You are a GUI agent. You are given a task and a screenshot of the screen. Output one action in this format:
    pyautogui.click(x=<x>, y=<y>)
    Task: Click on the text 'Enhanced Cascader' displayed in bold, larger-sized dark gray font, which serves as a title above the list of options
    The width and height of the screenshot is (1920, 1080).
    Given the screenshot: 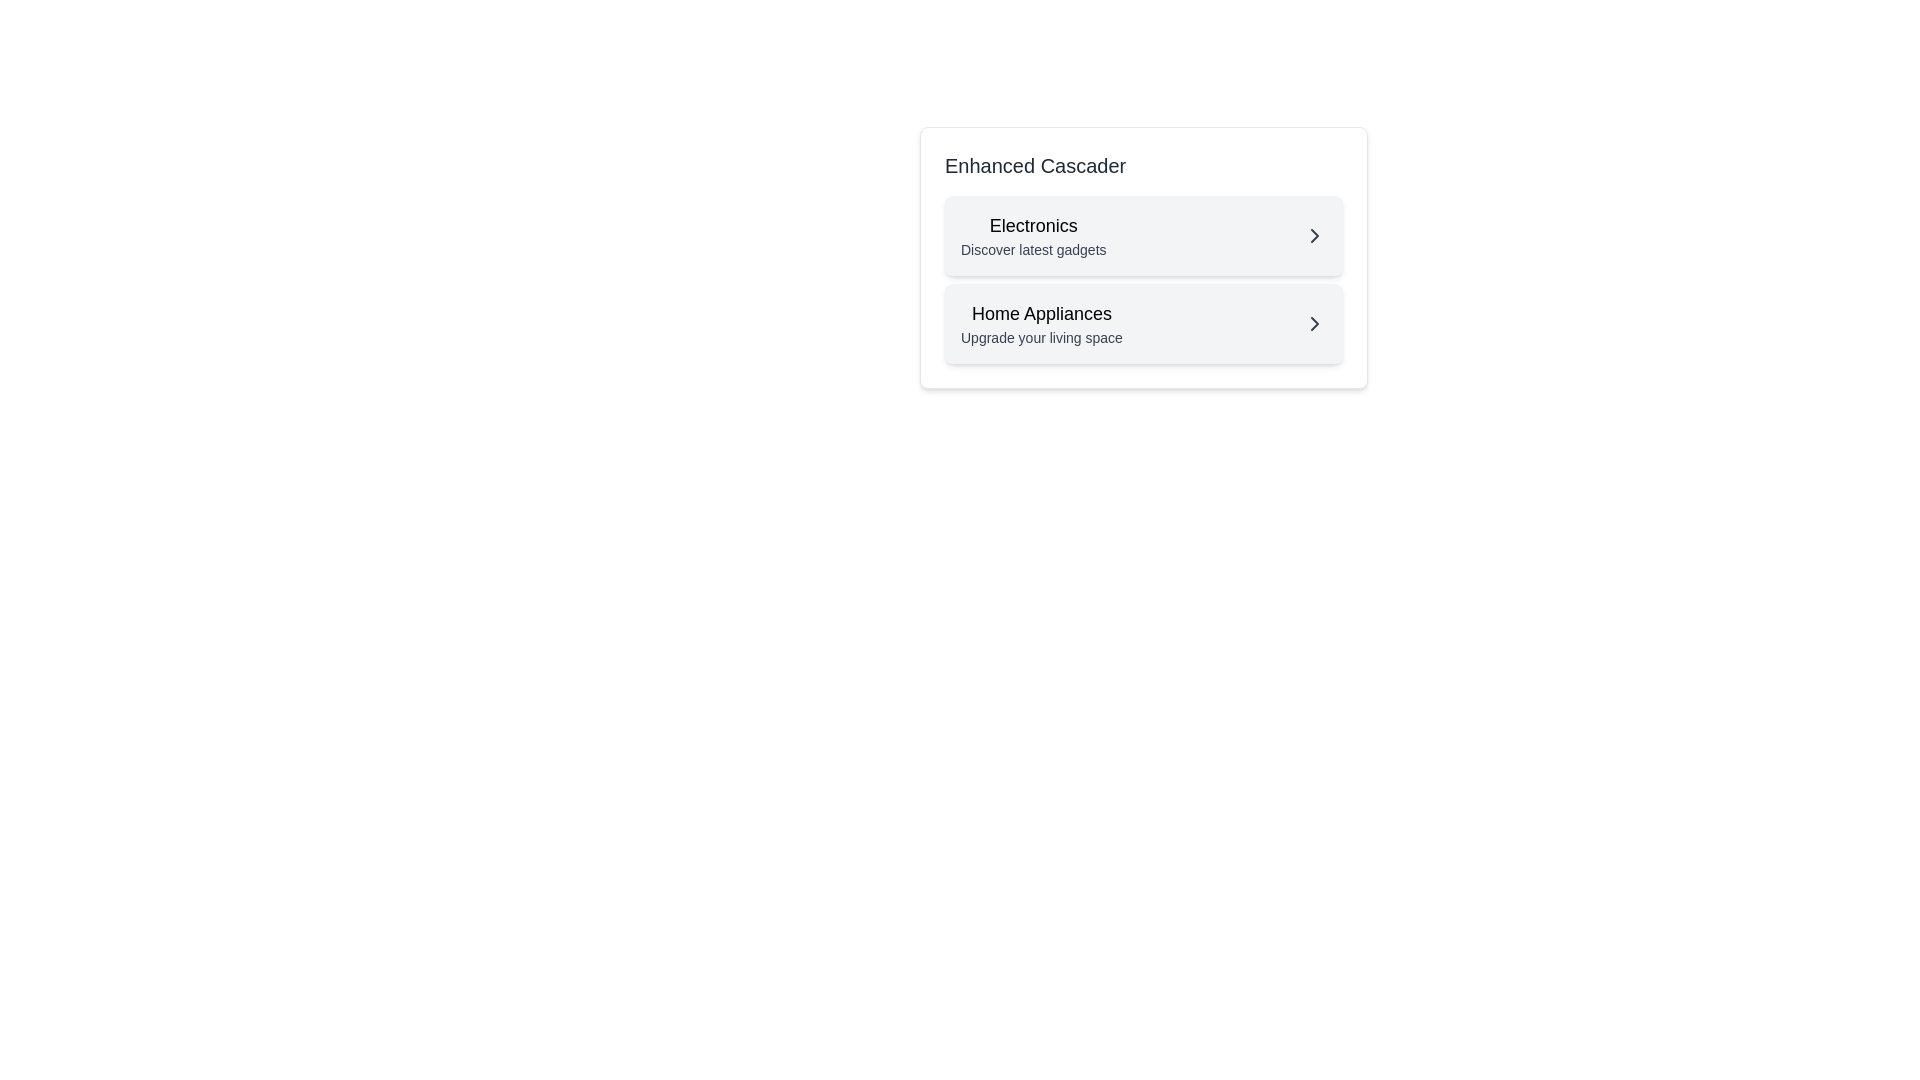 What is the action you would take?
    pyautogui.click(x=1035, y=164)
    